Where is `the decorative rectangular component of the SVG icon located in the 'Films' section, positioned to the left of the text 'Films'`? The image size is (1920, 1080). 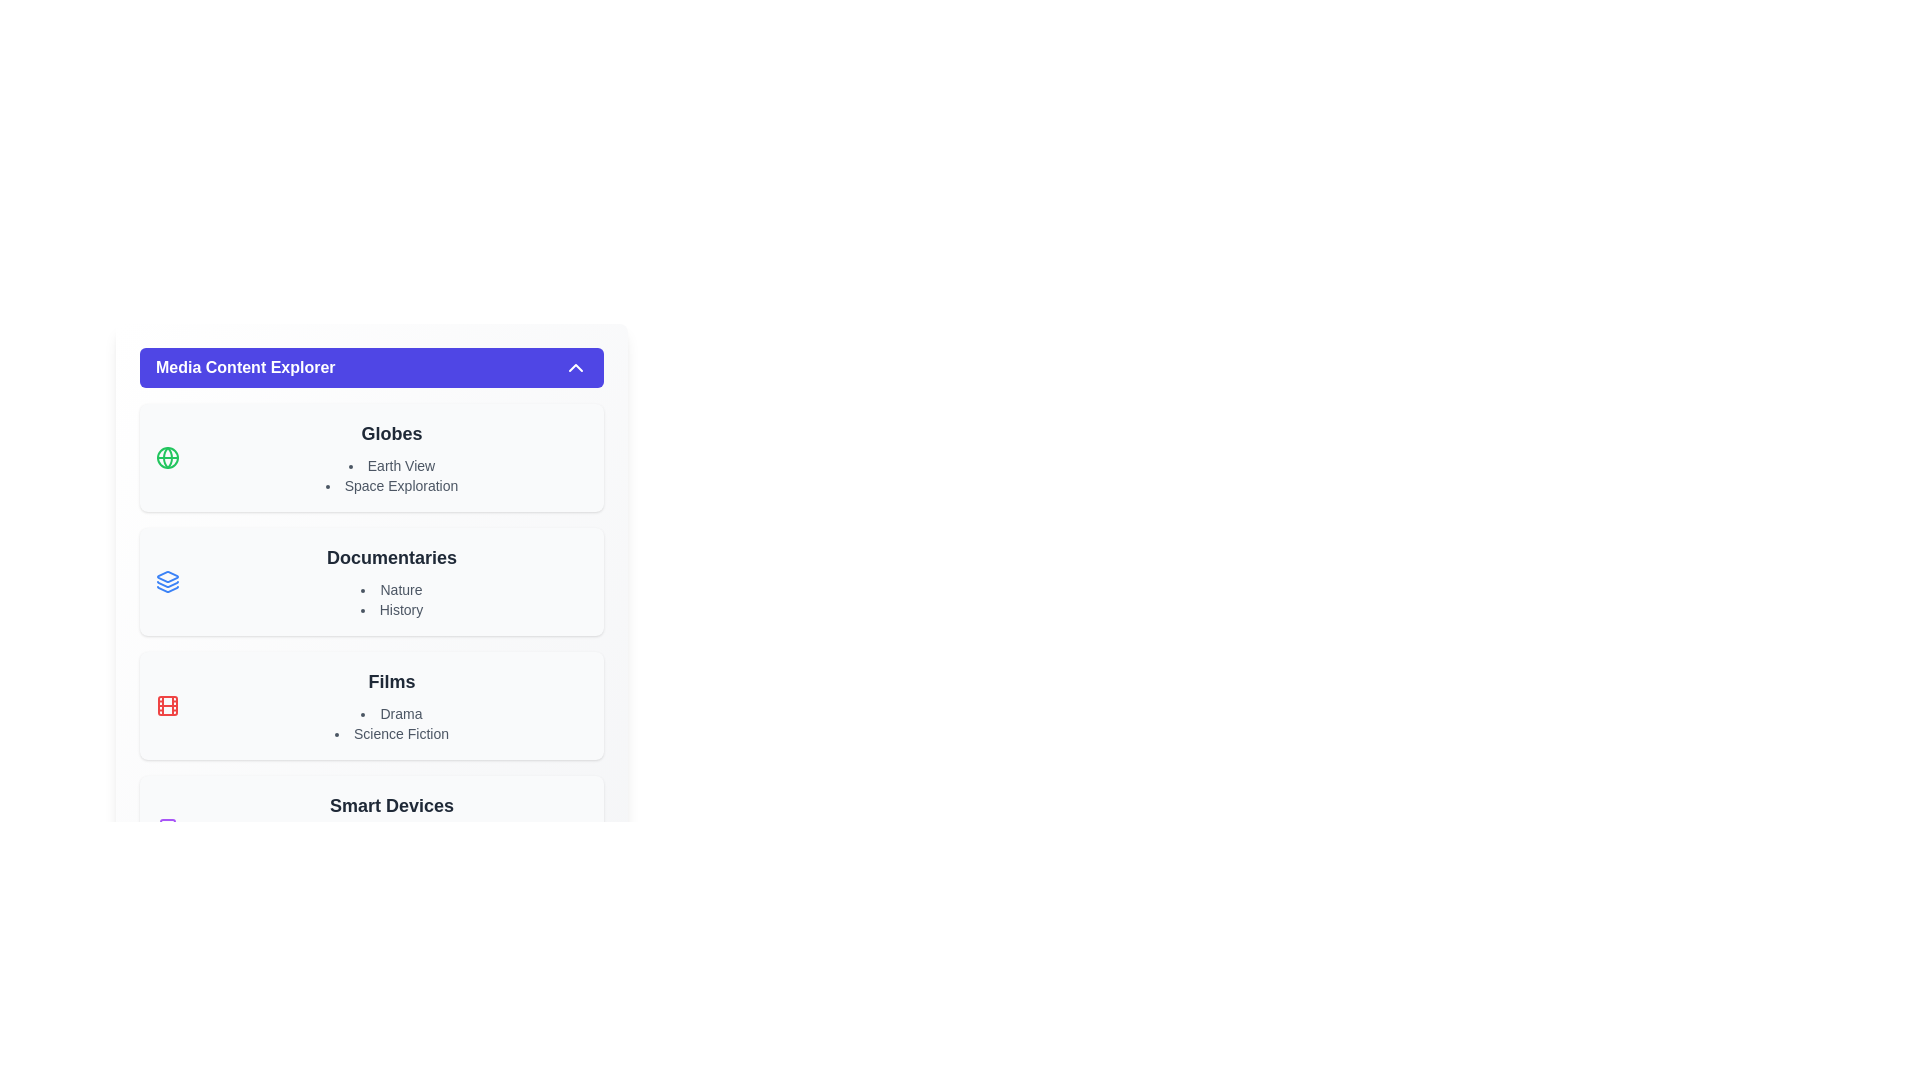 the decorative rectangular component of the SVG icon located in the 'Films' section, positioned to the left of the text 'Films' is located at coordinates (168, 704).